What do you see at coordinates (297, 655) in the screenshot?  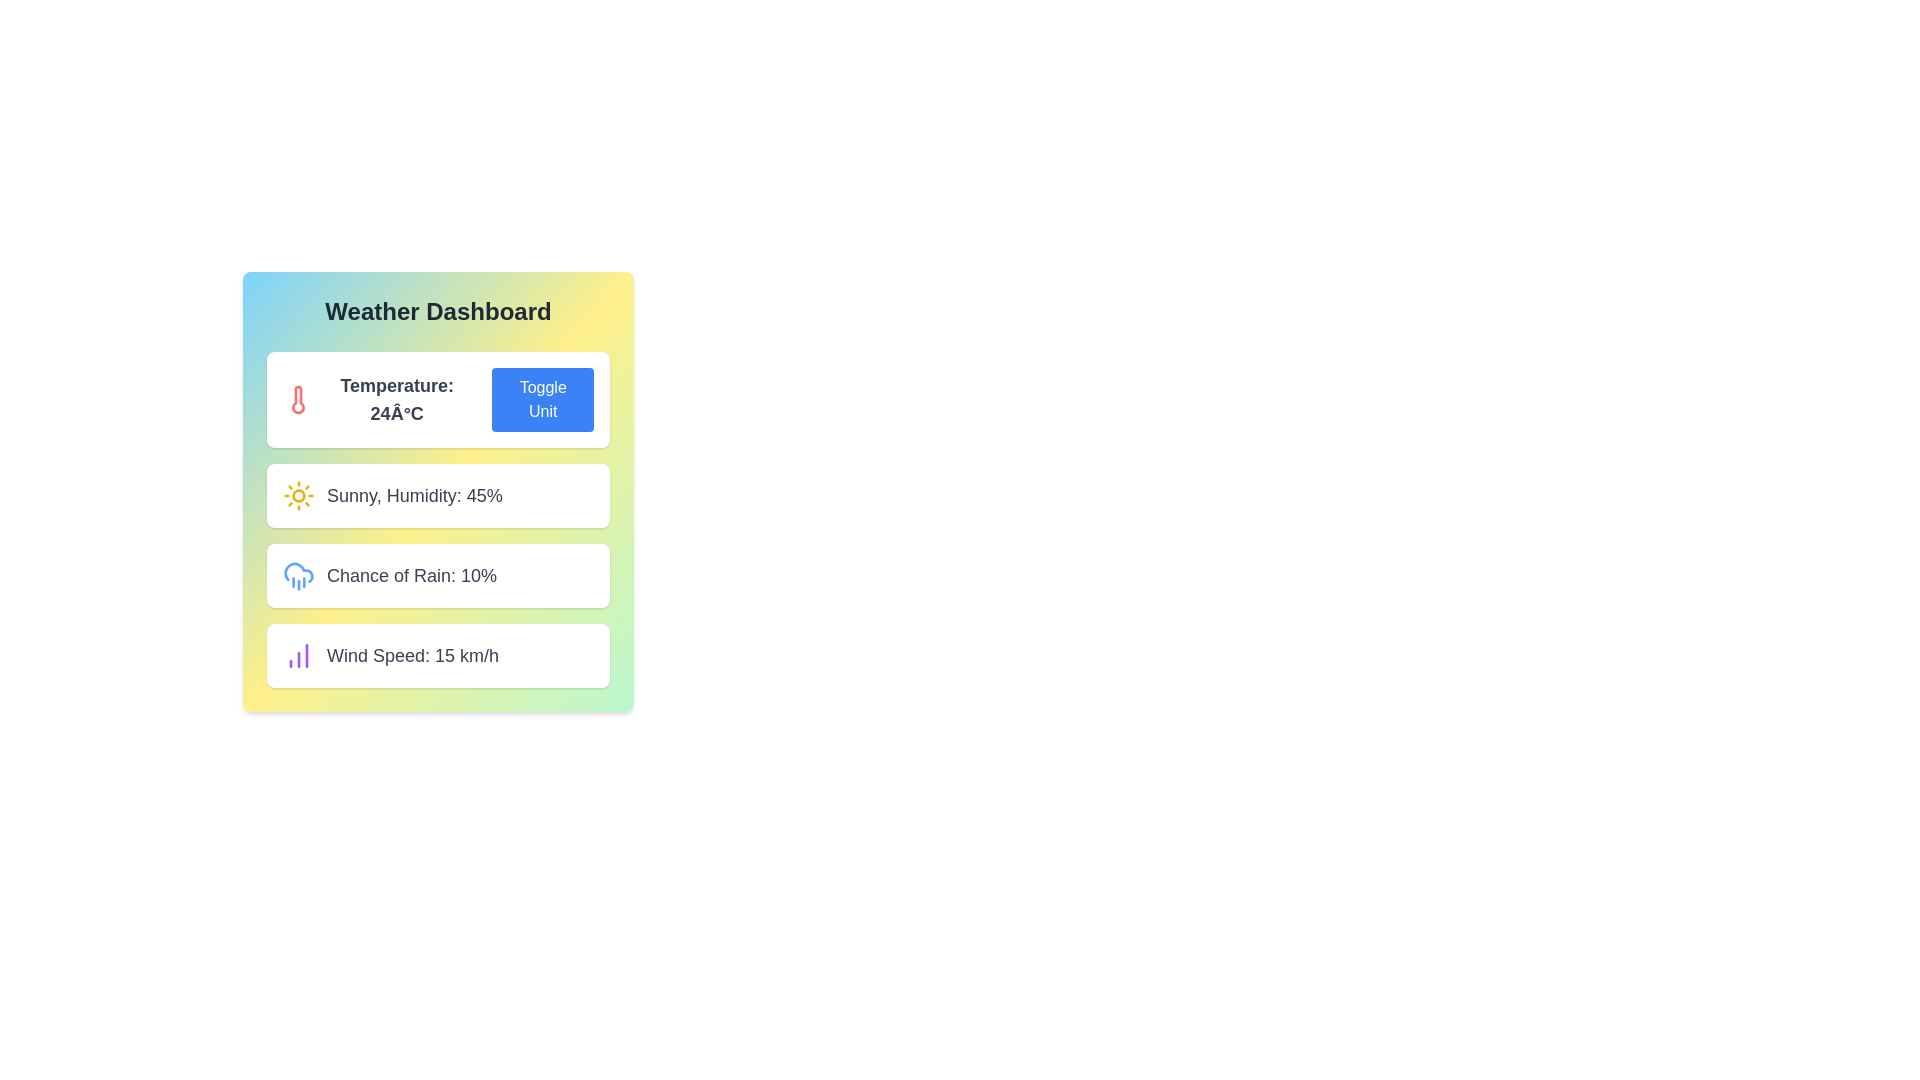 I see `the decorative icon representing increasing wind speed, located at the leftmost position in the 'Wind Speed: 15 km/h' section` at bounding box center [297, 655].